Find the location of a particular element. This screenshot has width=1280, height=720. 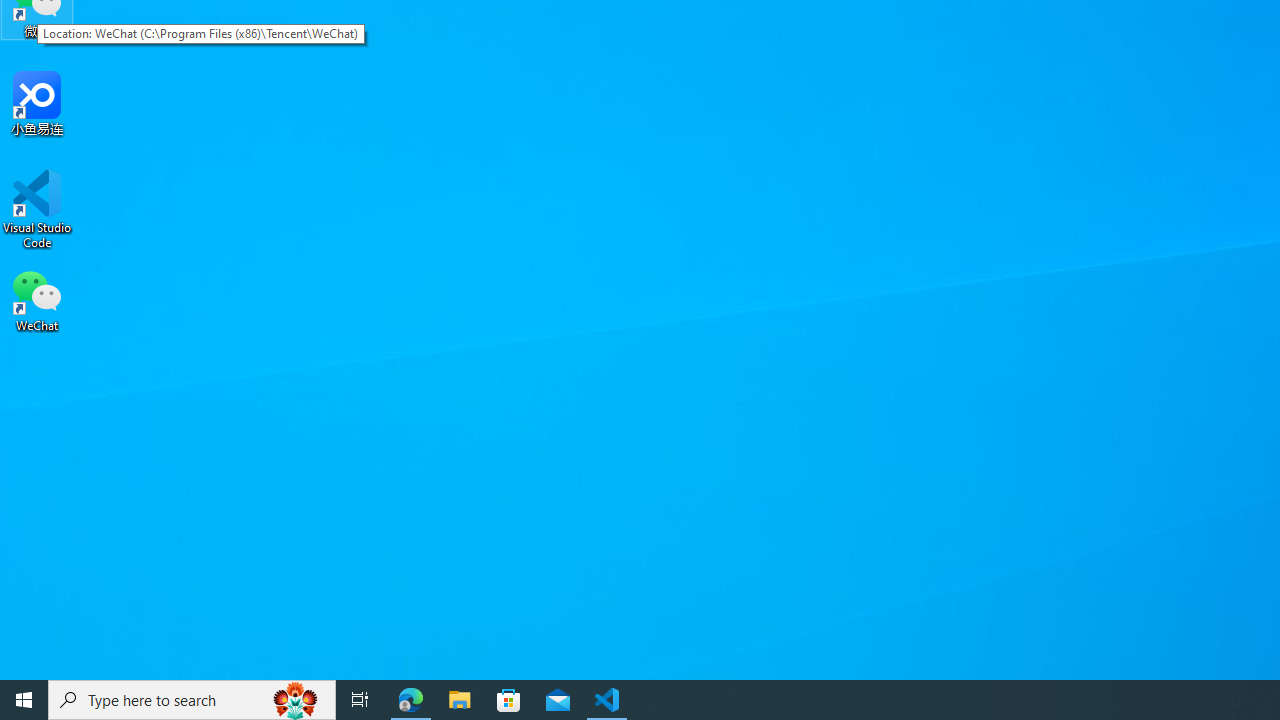

'Task View' is located at coordinates (359, 698).